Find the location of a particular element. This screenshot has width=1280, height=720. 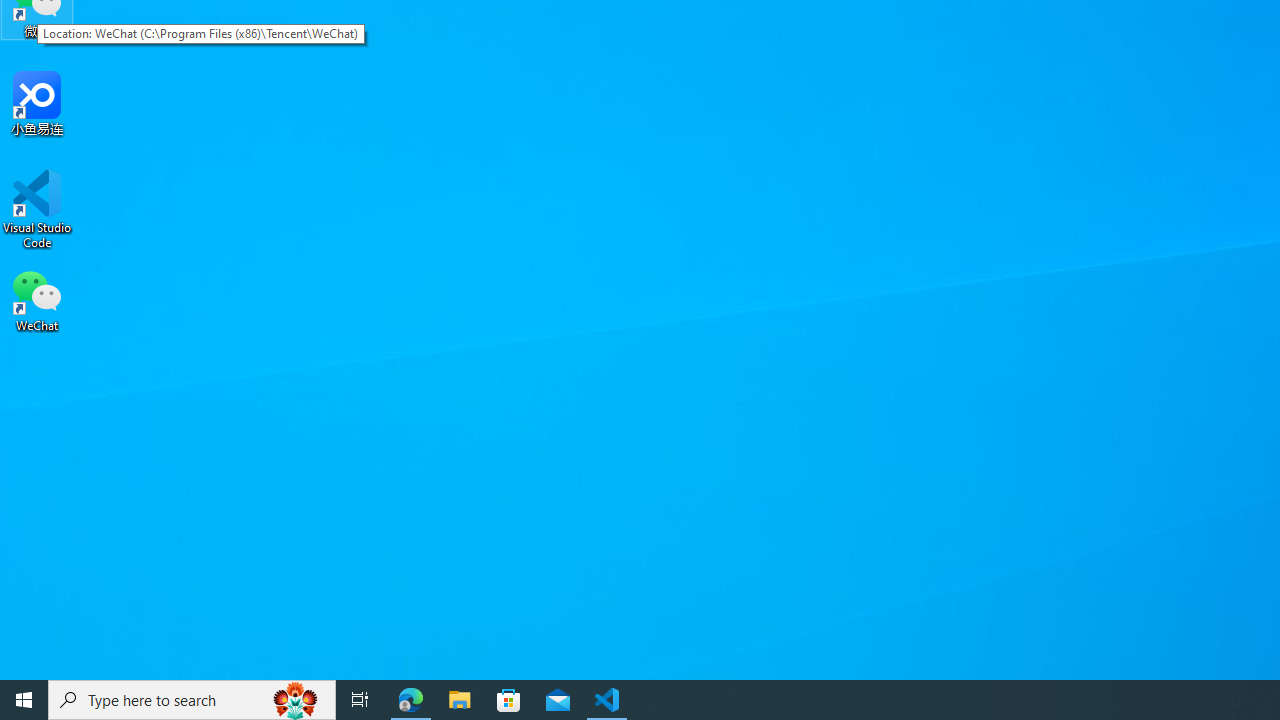

'Task View' is located at coordinates (359, 698).